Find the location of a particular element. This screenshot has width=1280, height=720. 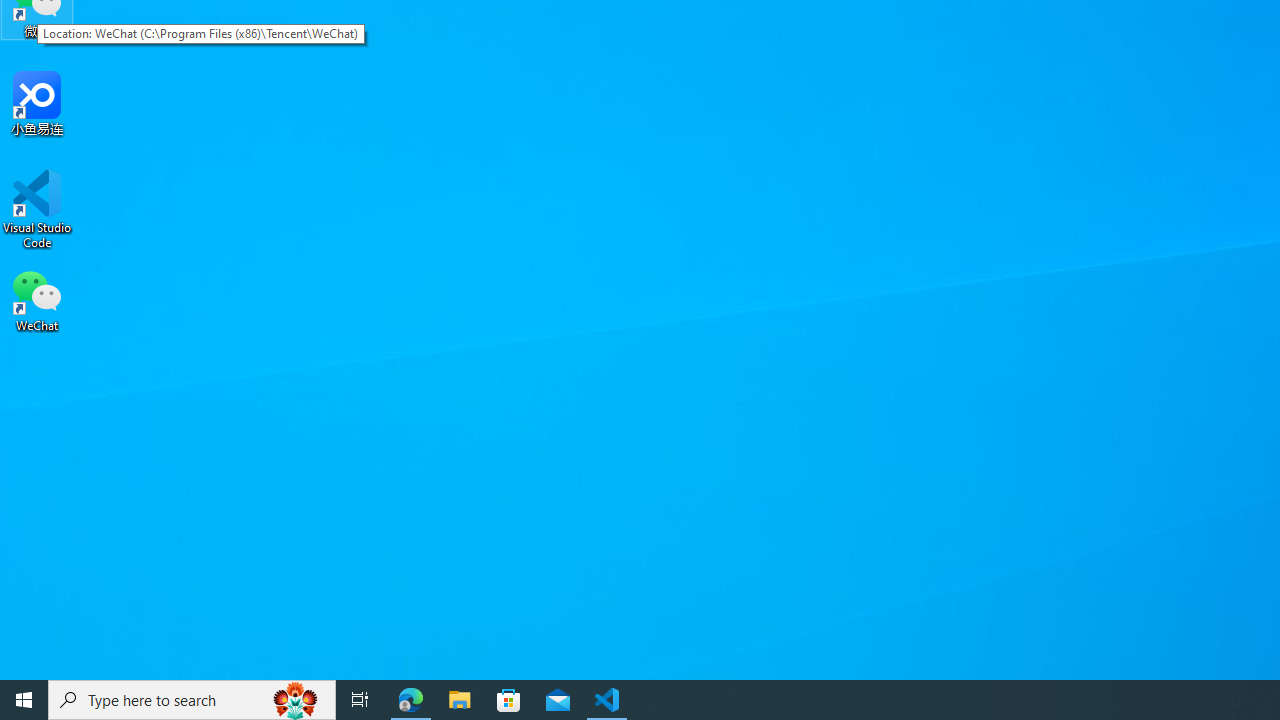

'Task View' is located at coordinates (359, 698).